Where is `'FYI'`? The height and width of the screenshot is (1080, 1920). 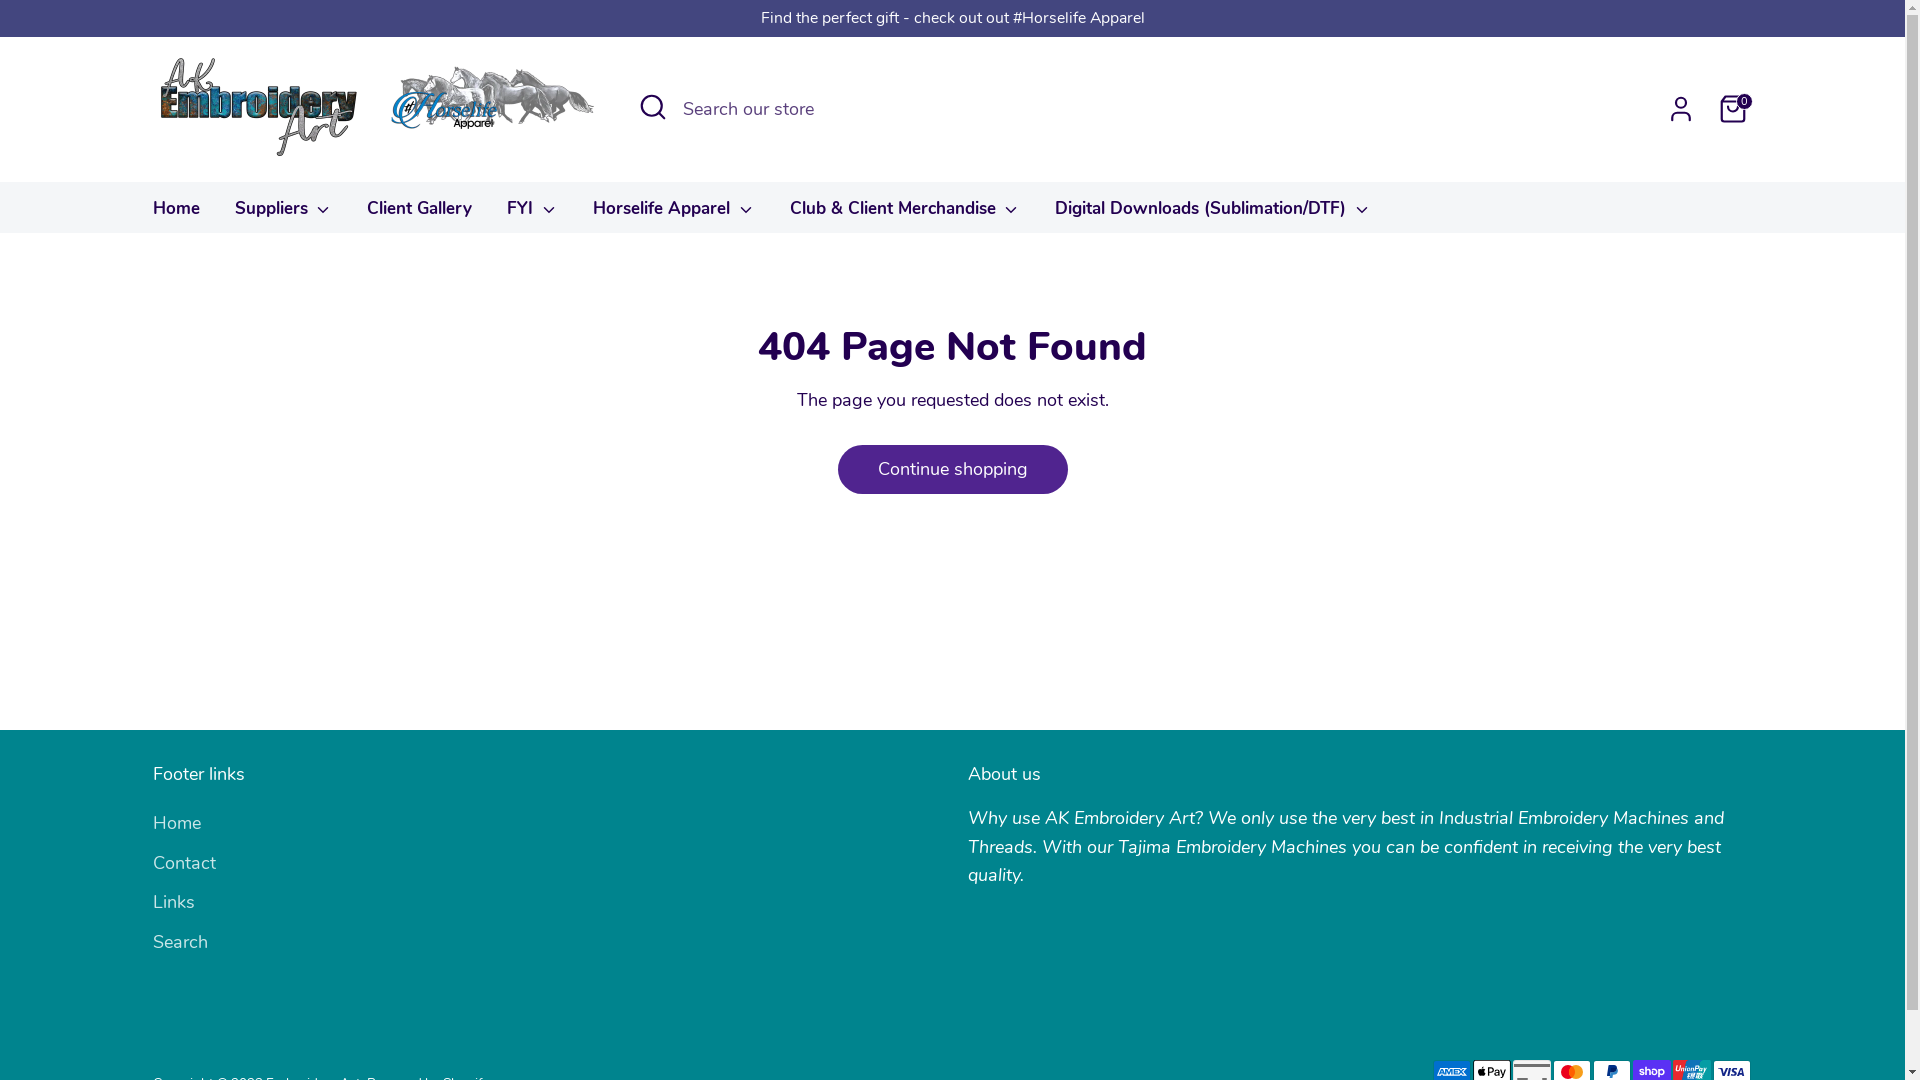 'FYI' is located at coordinates (532, 215).